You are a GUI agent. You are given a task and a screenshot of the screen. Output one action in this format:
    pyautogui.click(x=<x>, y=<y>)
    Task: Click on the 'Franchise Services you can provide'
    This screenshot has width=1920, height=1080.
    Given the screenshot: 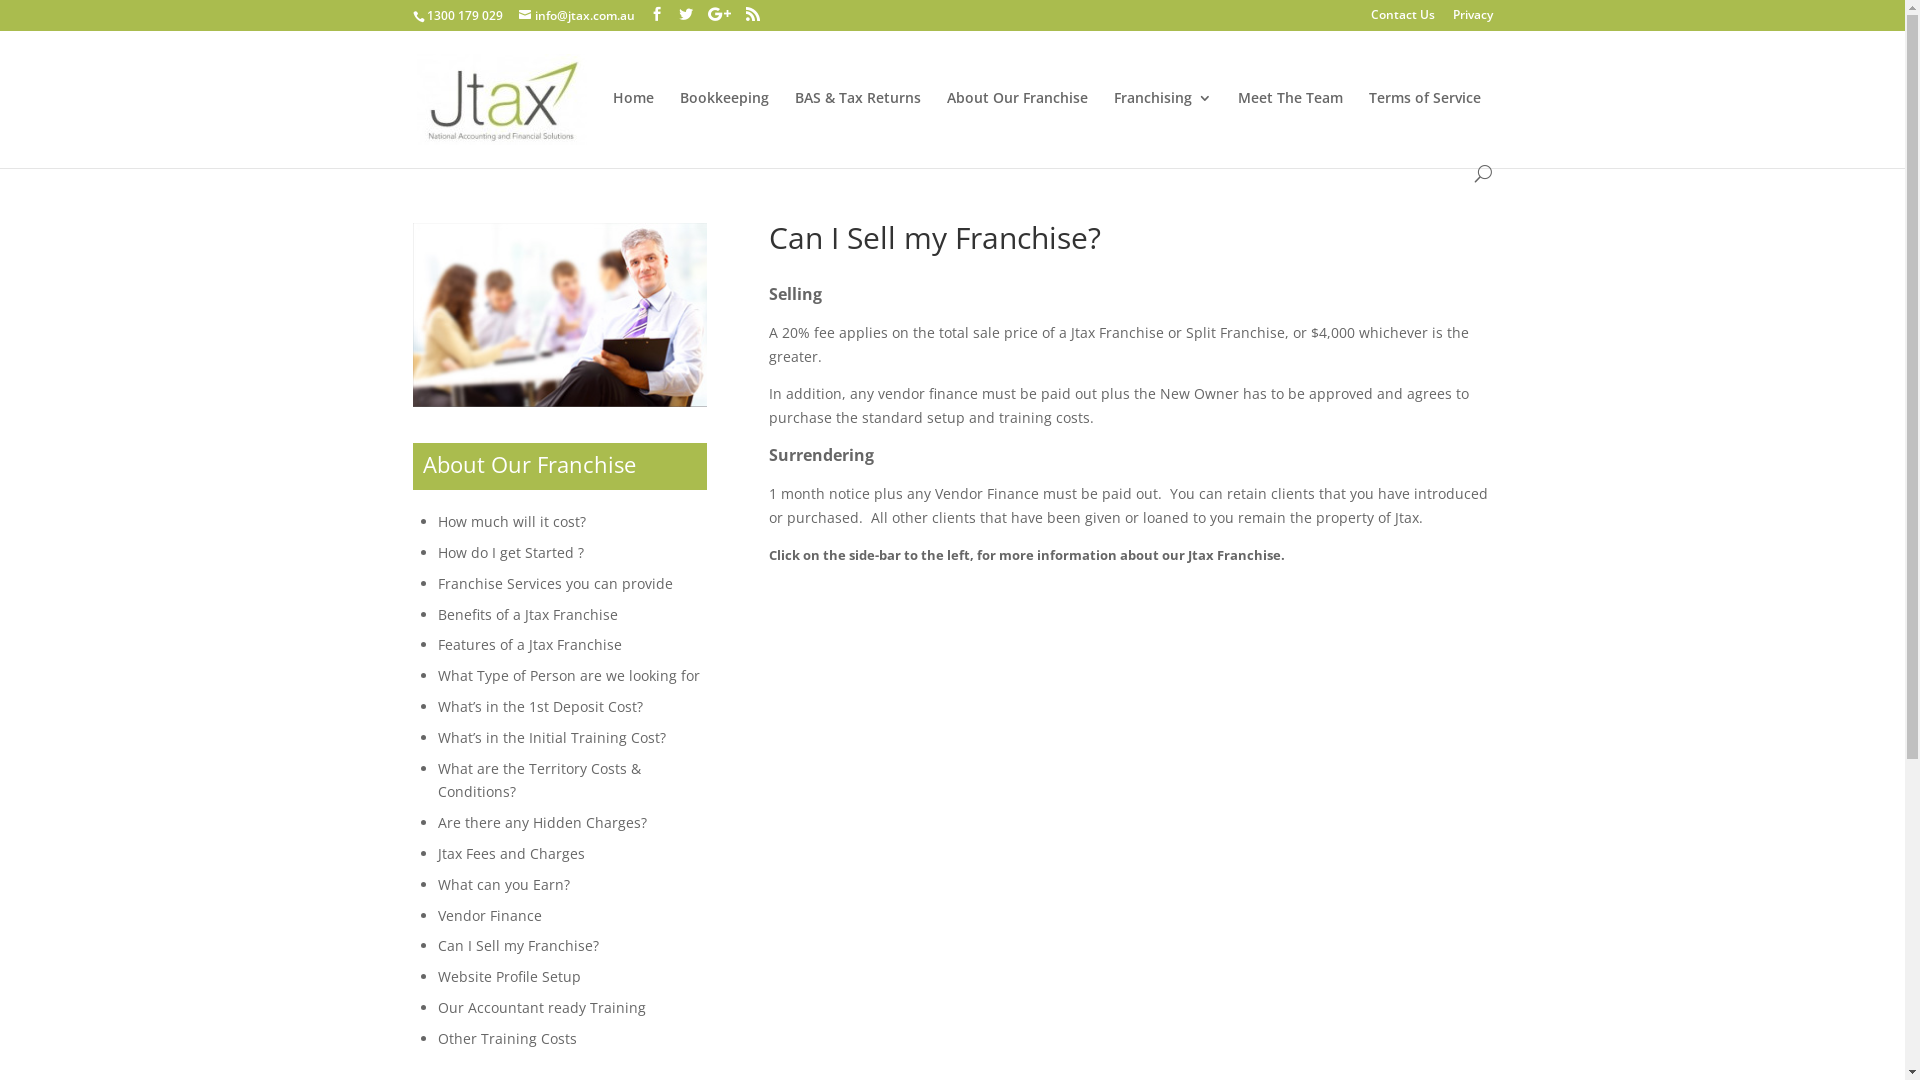 What is the action you would take?
    pyautogui.click(x=555, y=583)
    